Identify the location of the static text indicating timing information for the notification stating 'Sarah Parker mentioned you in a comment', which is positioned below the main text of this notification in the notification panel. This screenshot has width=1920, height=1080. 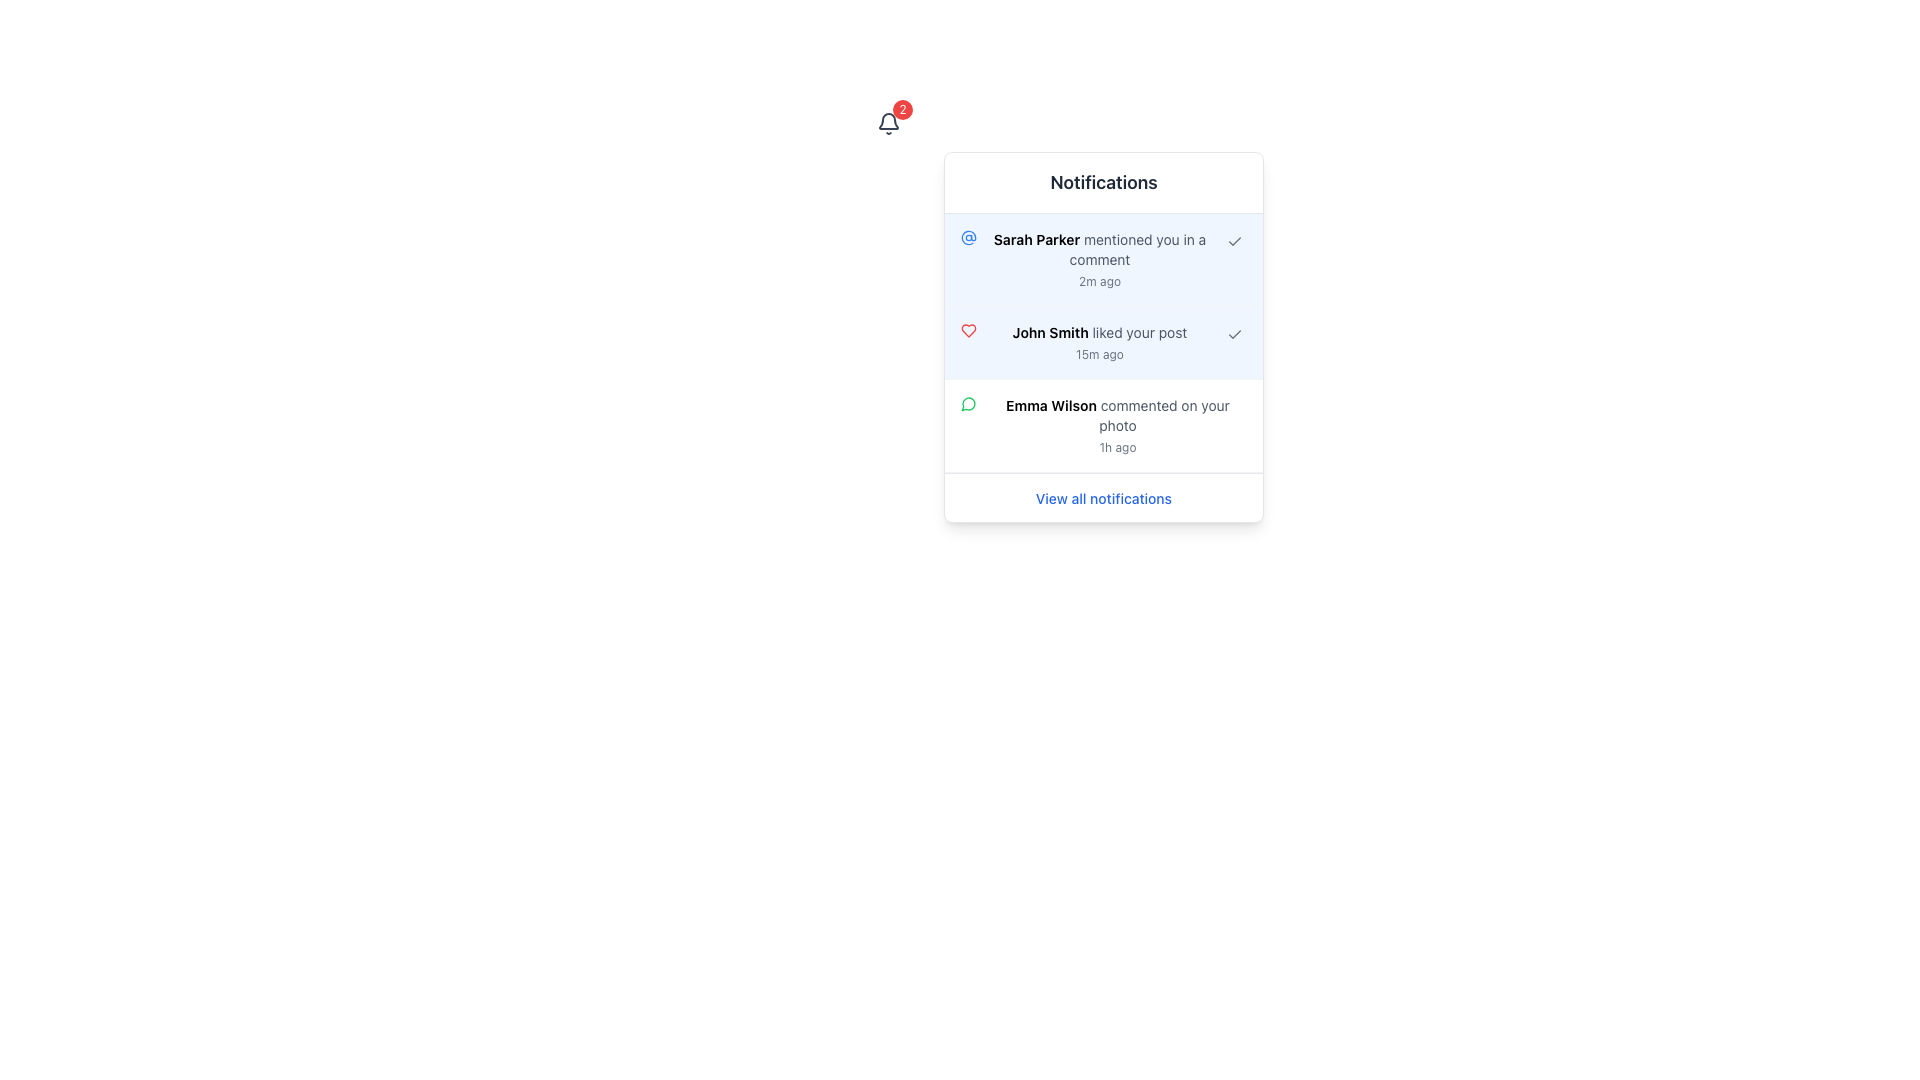
(1098, 281).